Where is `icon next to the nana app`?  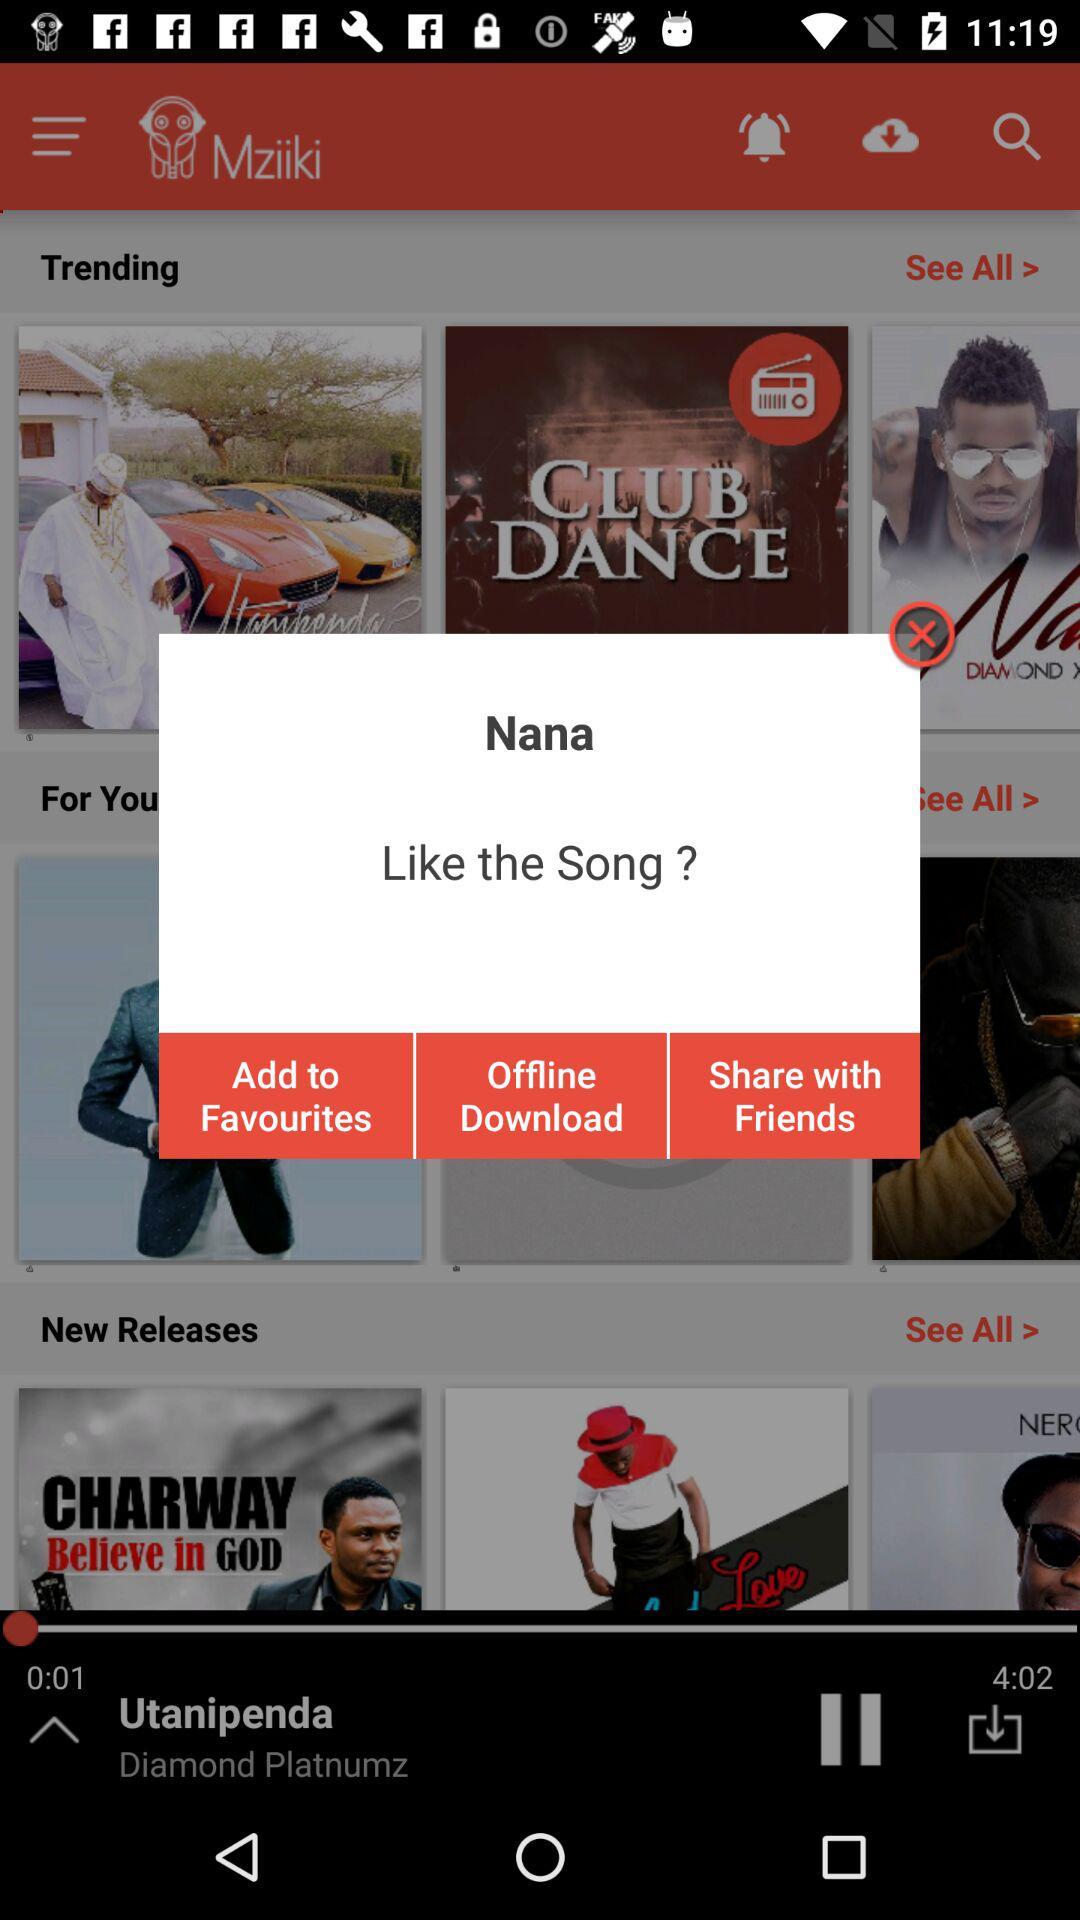 icon next to the nana app is located at coordinates (920, 633).